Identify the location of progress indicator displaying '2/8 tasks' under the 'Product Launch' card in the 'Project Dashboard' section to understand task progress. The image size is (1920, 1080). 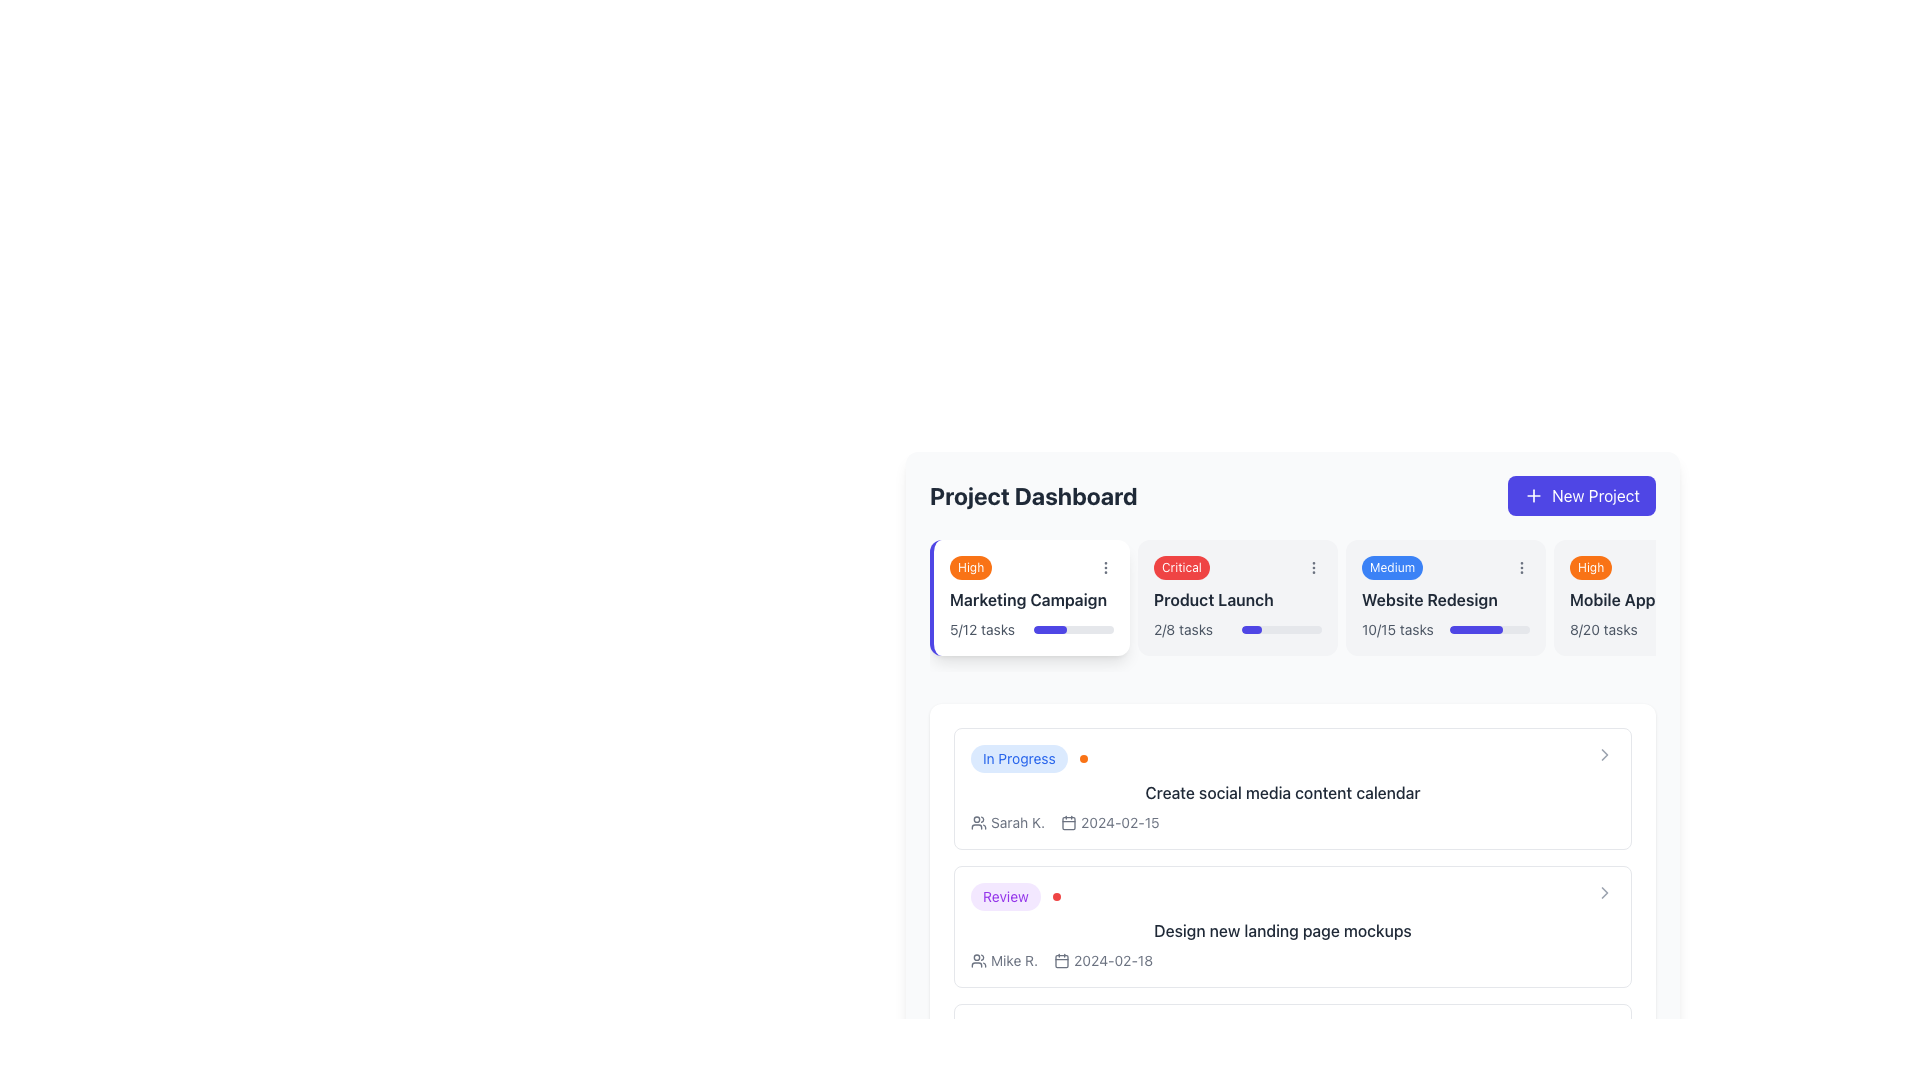
(1237, 628).